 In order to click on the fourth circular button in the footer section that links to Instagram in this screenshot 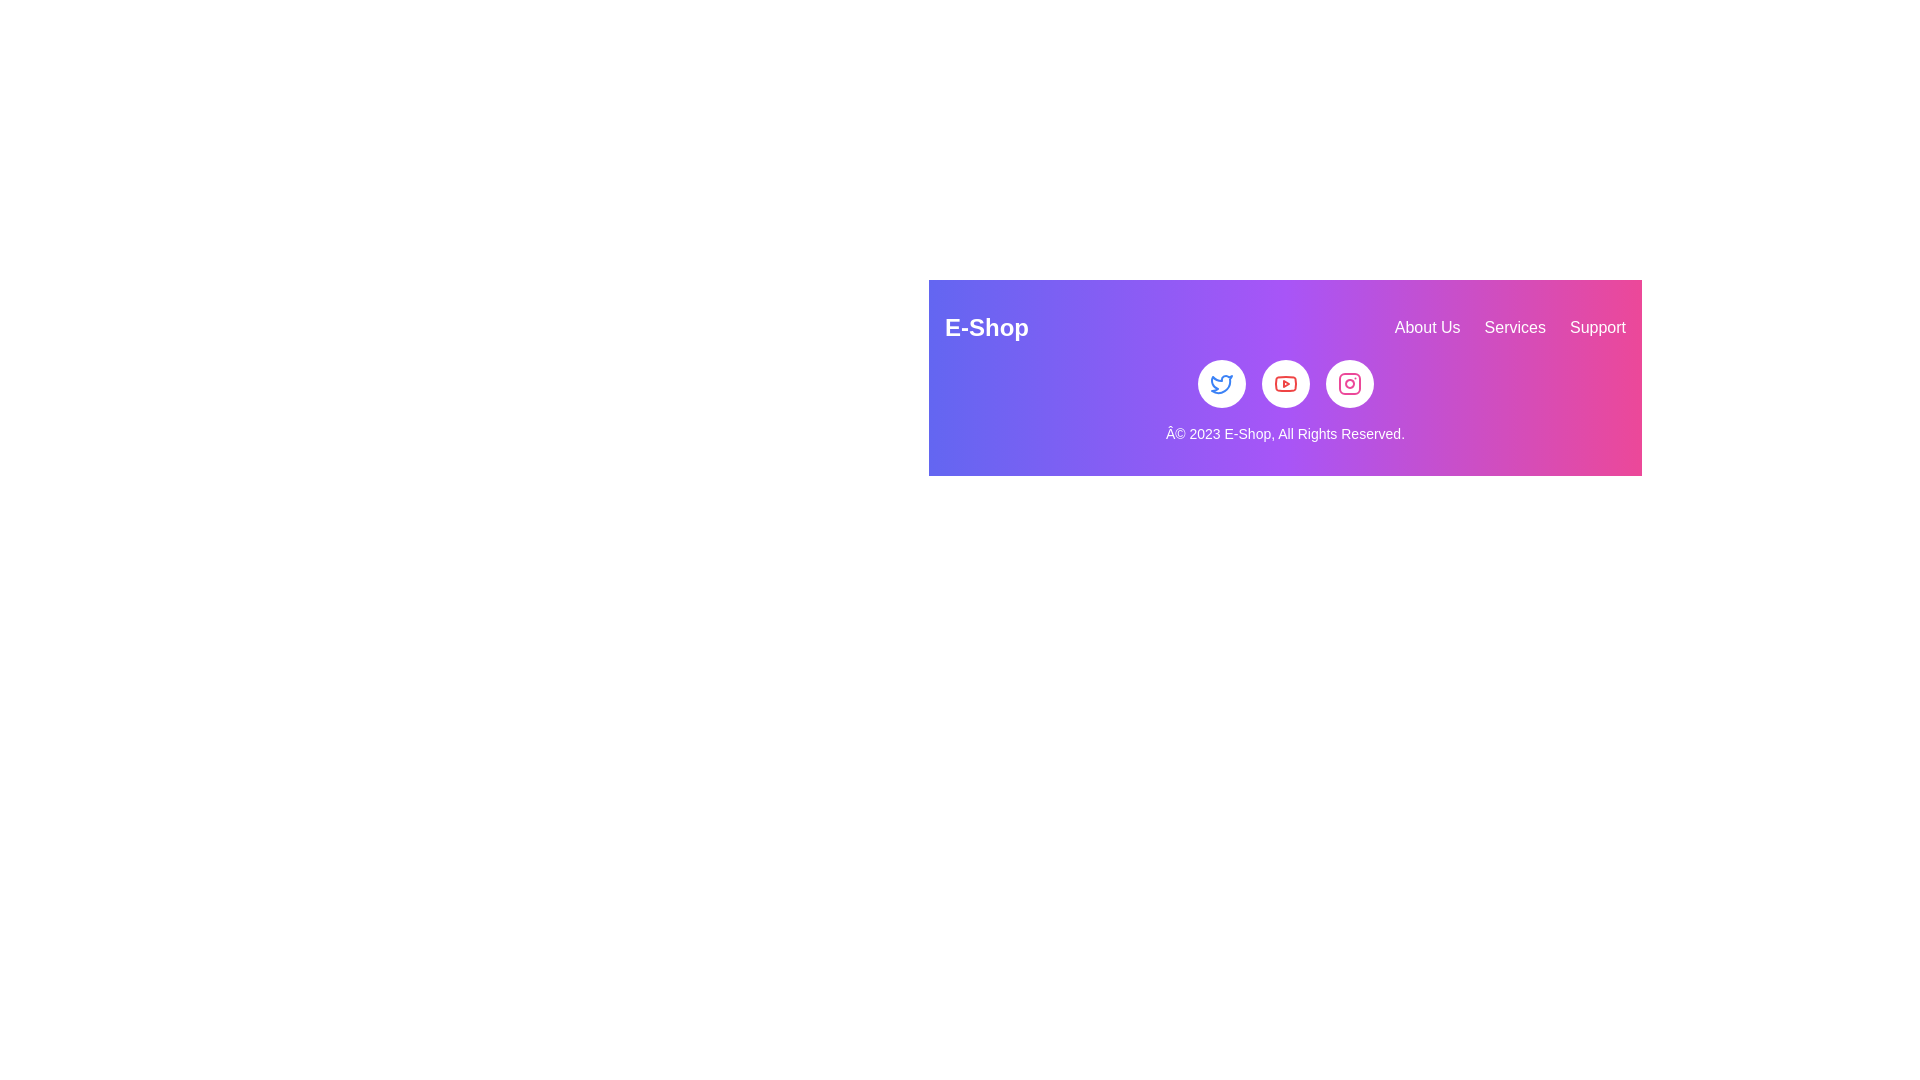, I will do `click(1349, 384)`.